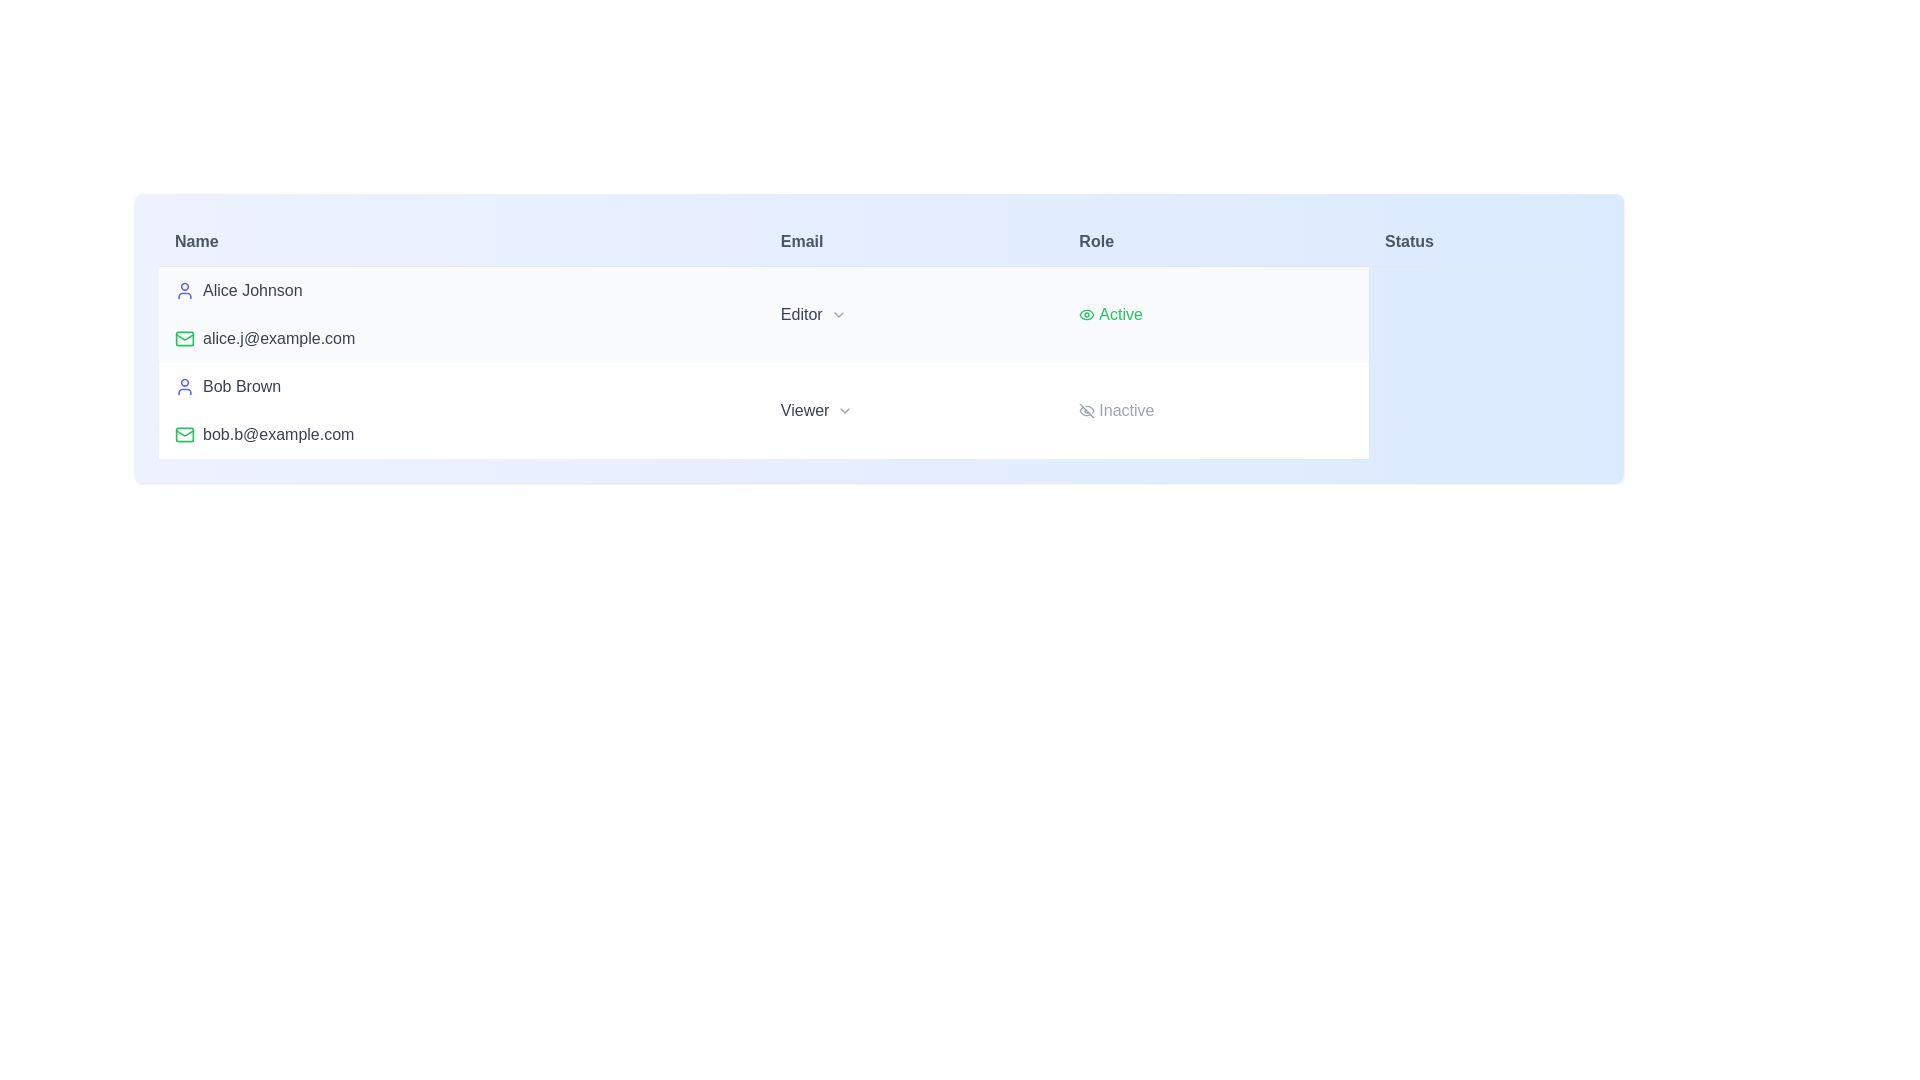 The width and height of the screenshot is (1920, 1080). Describe the element at coordinates (185, 386) in the screenshot. I see `the user profile icon located in the second row of the 'Name' column, positioned before the text label 'Bob Brown'` at that location.